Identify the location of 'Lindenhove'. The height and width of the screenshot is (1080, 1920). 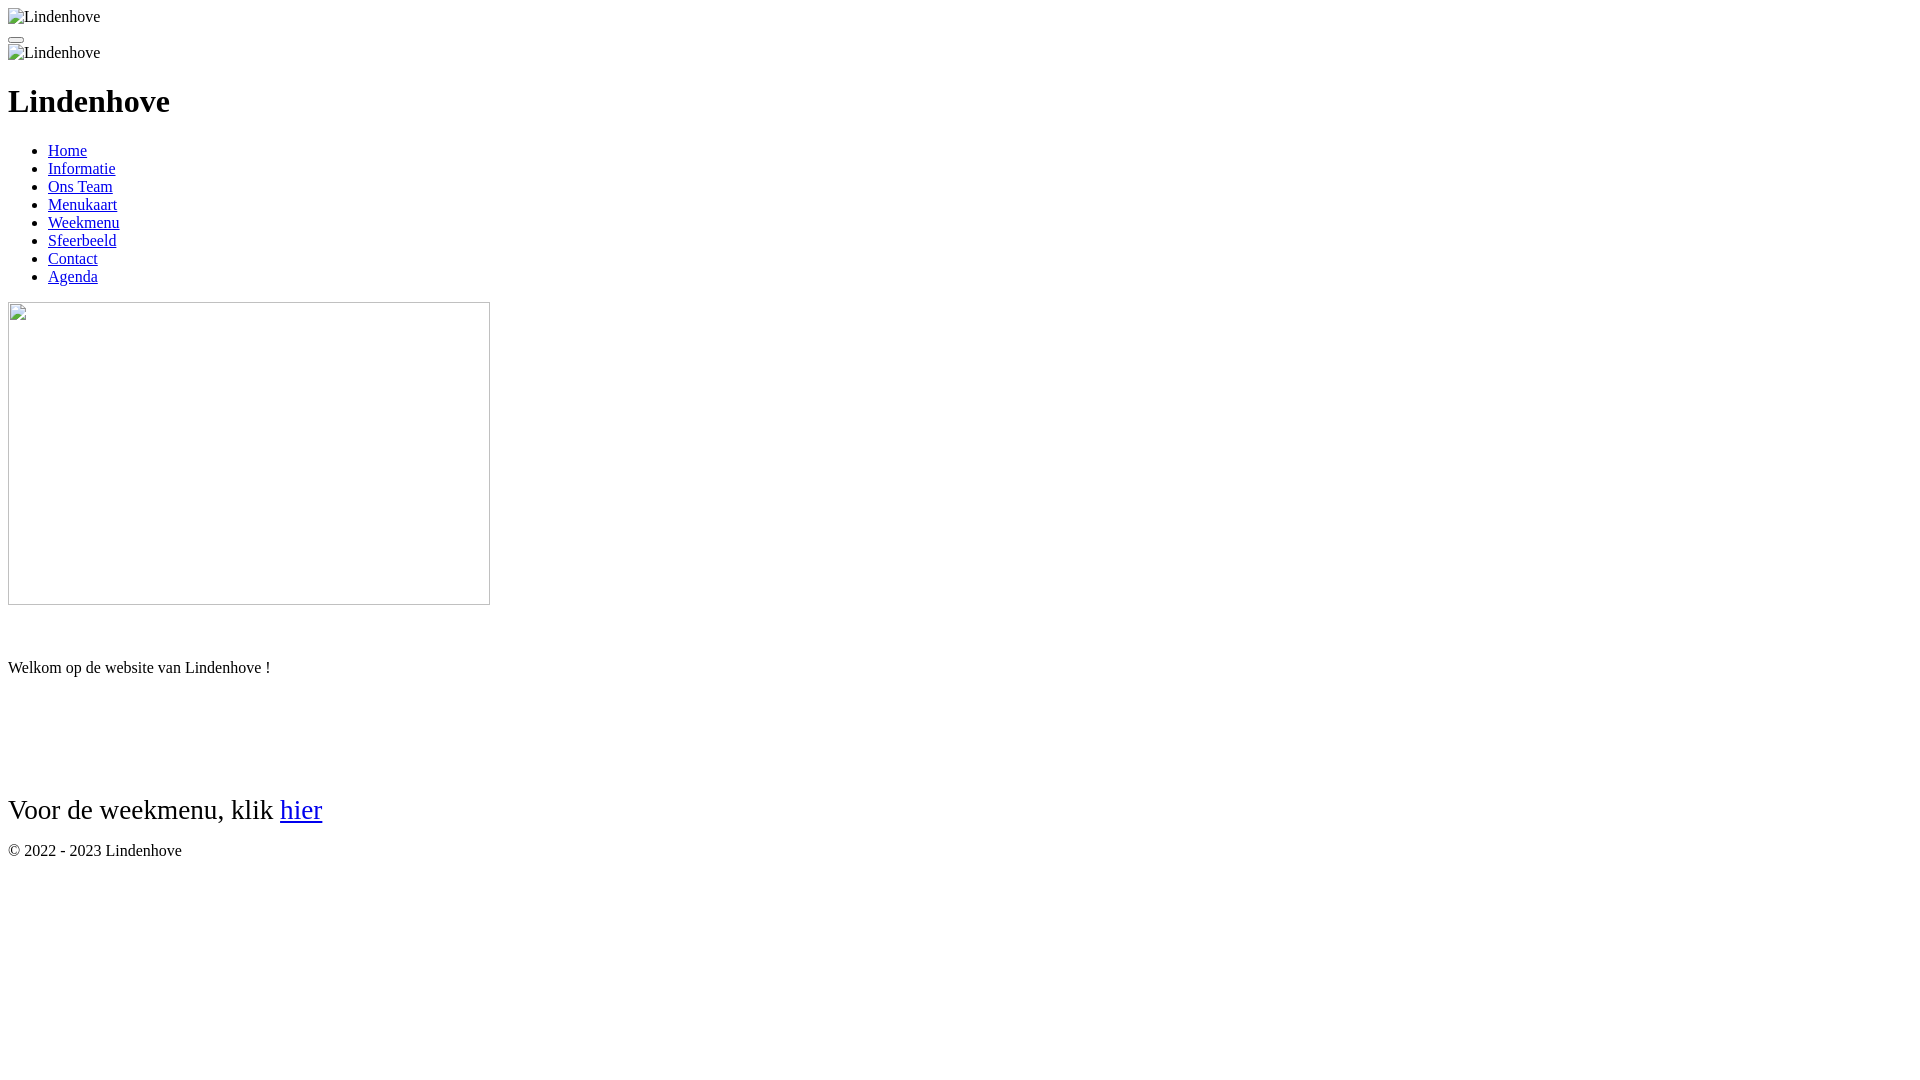
(53, 52).